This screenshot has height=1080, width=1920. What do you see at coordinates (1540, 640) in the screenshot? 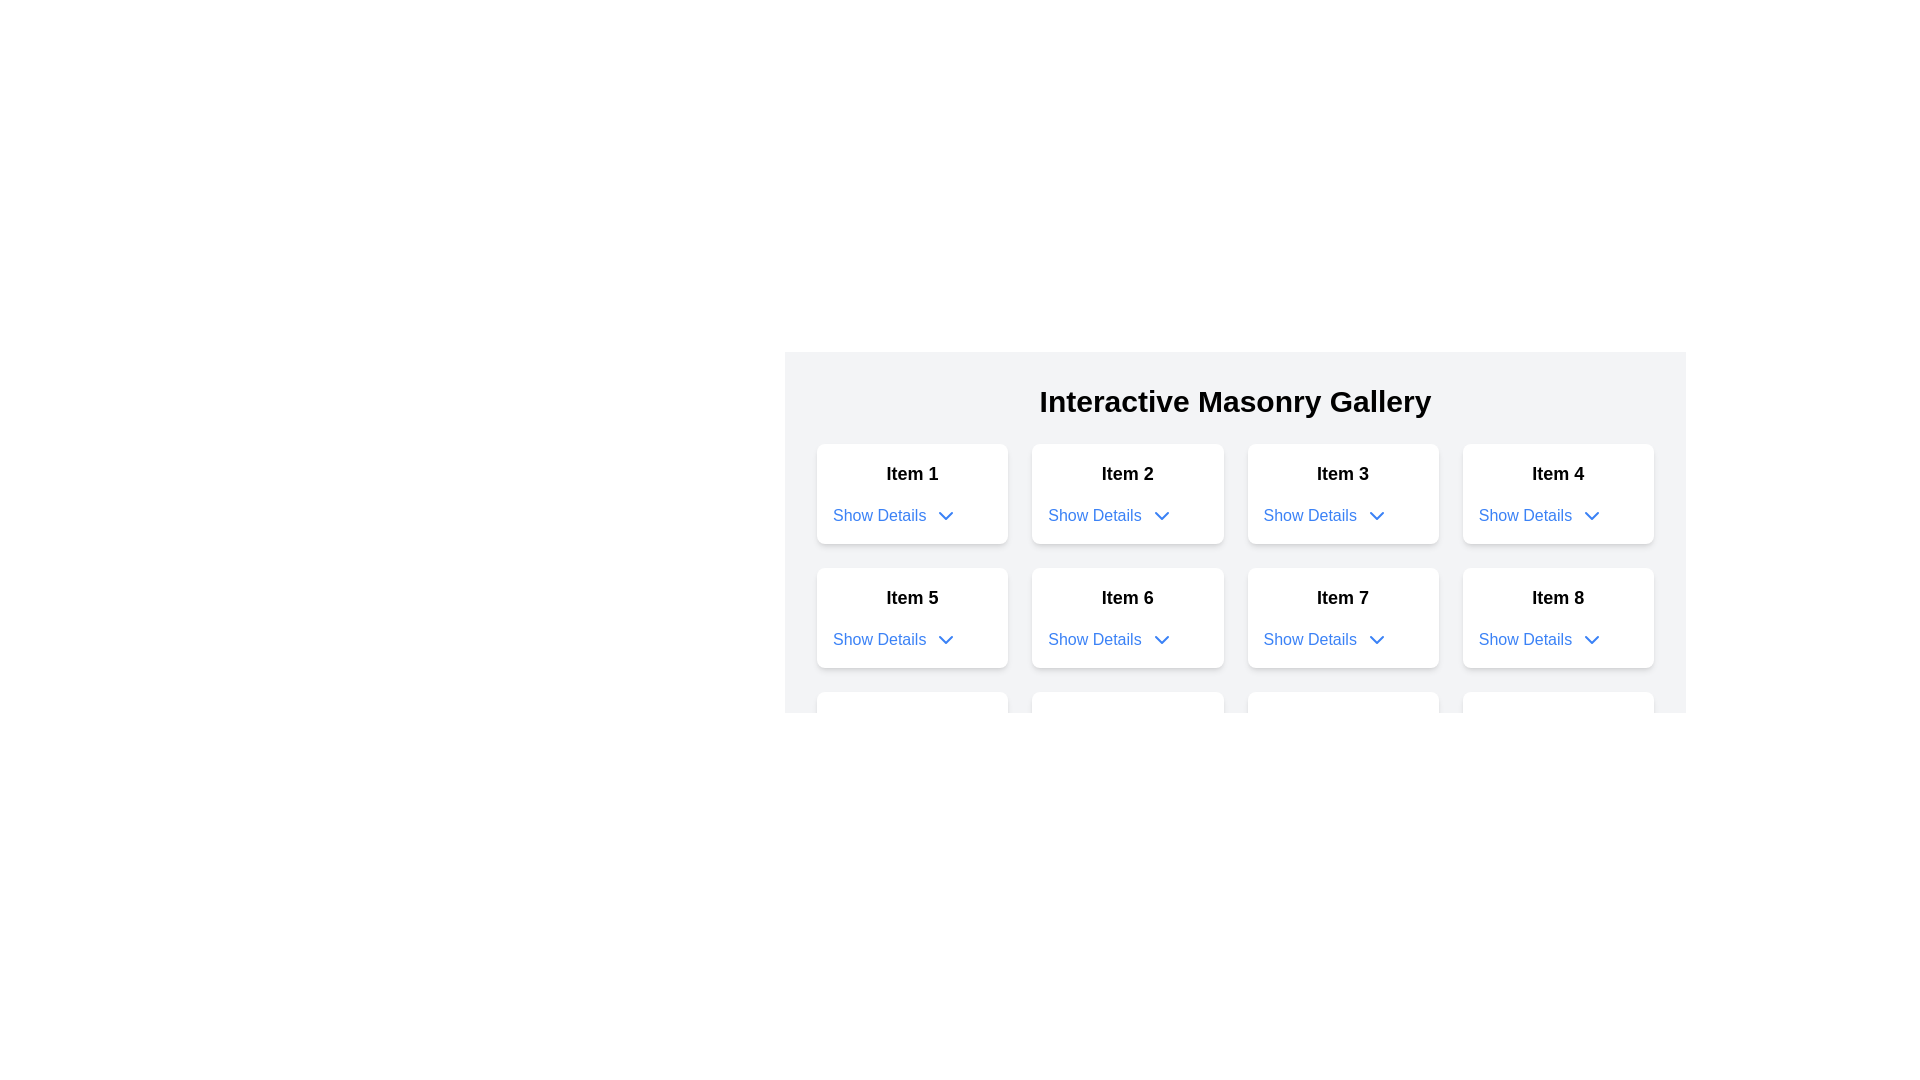
I see `the 'Details' button located at the lower-right corner of Item 8 in the Interactive Masonry Gallery` at bounding box center [1540, 640].